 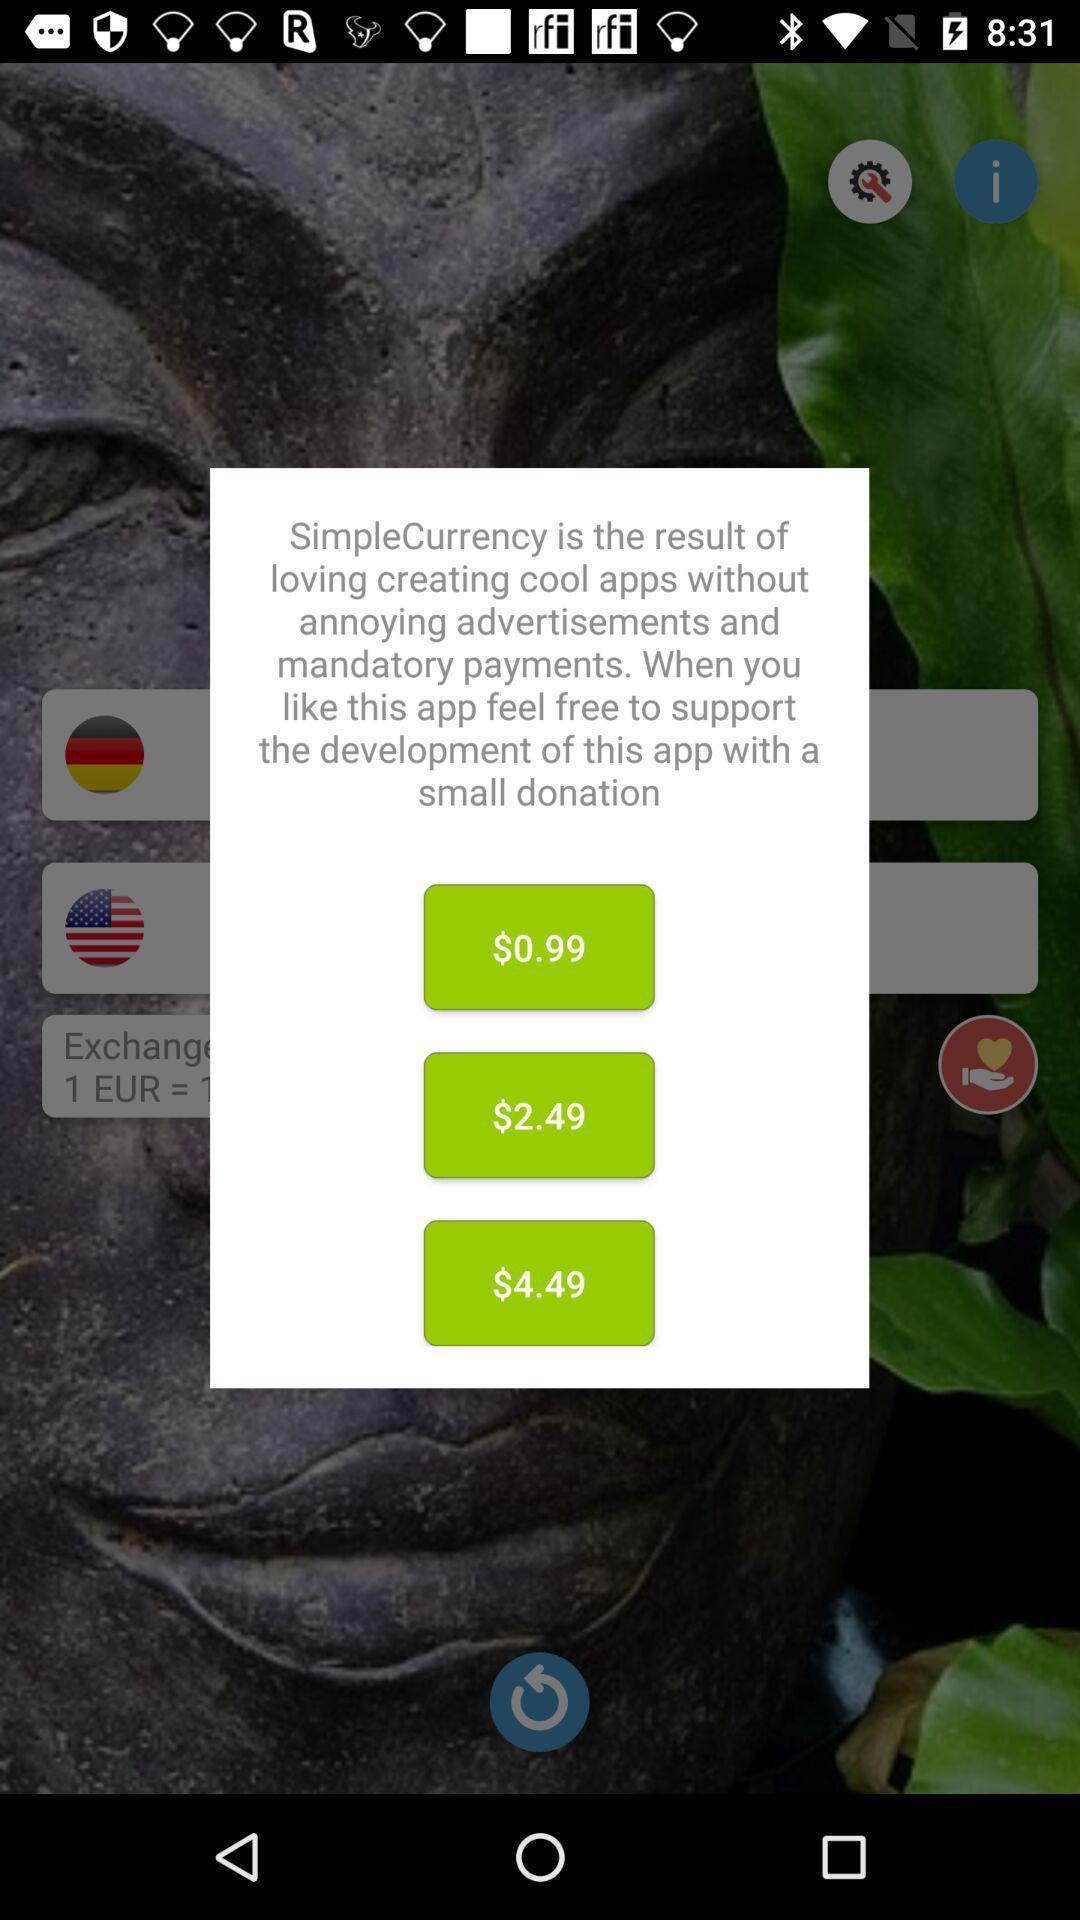 What do you see at coordinates (869, 181) in the screenshot?
I see `the settings icon` at bounding box center [869, 181].